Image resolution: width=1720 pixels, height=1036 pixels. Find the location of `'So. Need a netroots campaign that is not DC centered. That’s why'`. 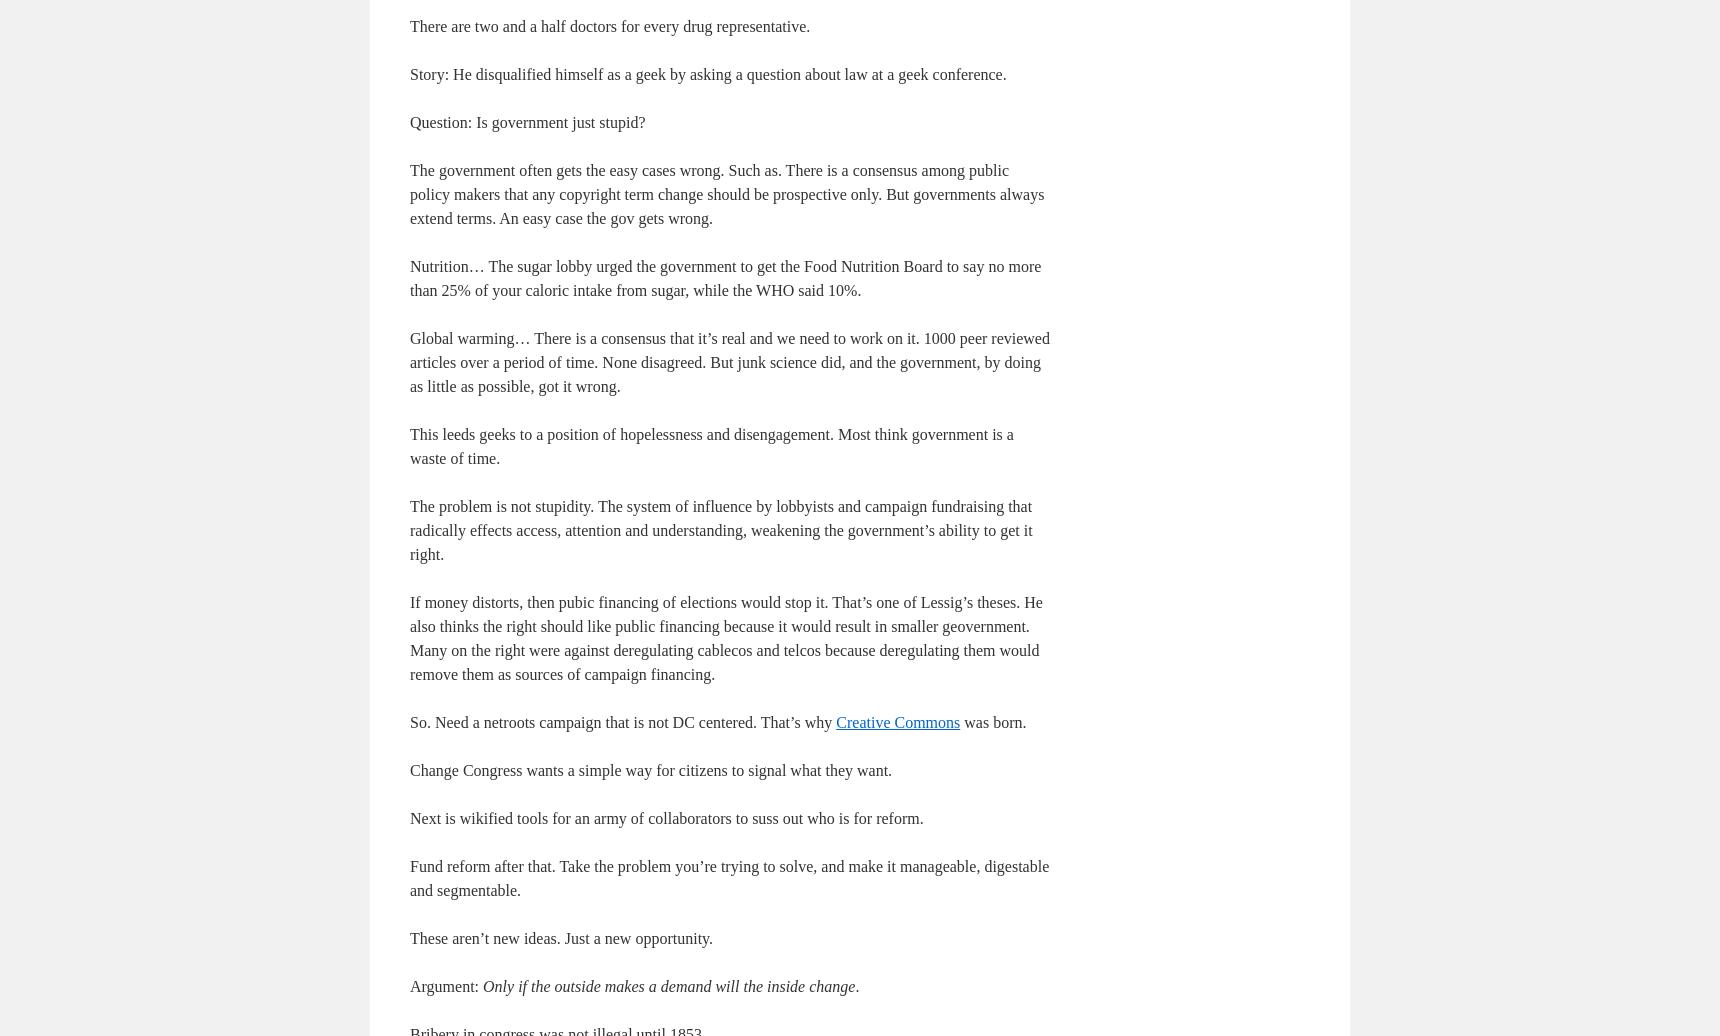

'So. Need a netroots campaign that is not DC centered. That’s why' is located at coordinates (621, 721).